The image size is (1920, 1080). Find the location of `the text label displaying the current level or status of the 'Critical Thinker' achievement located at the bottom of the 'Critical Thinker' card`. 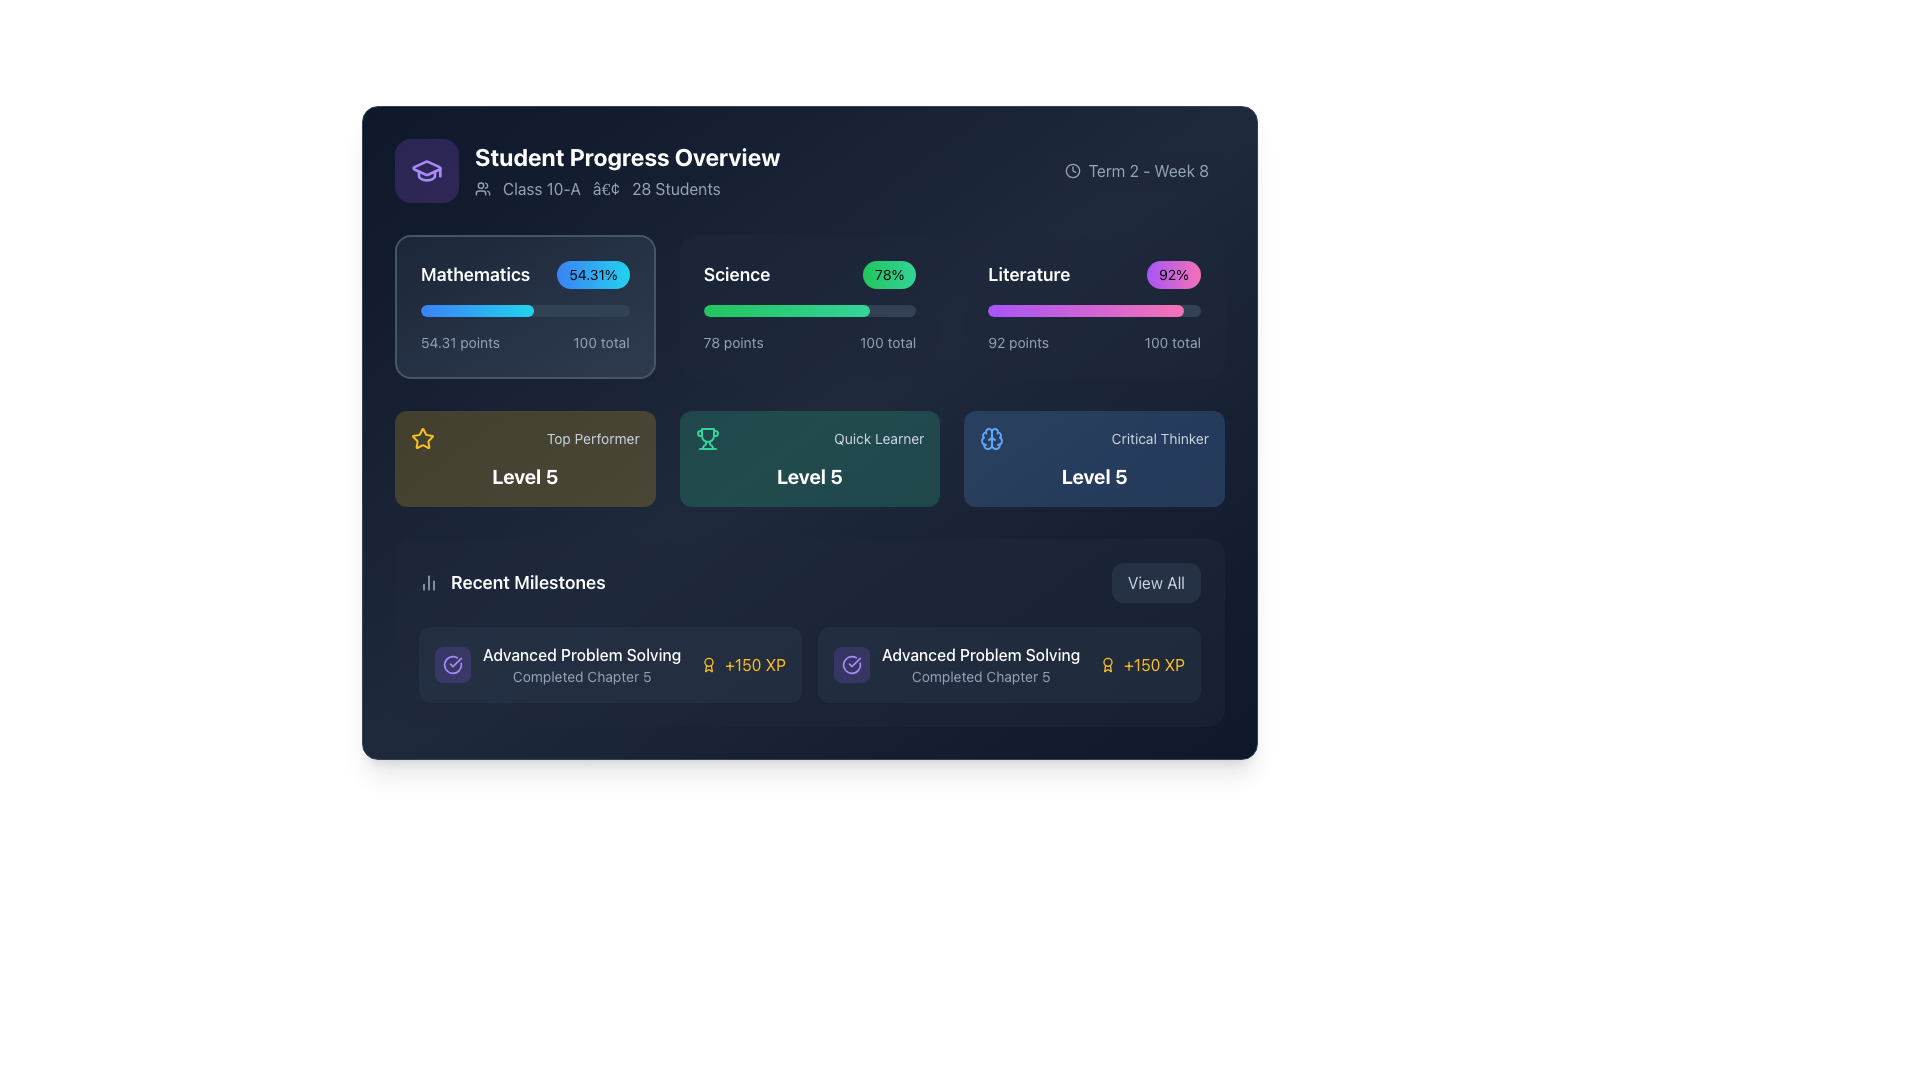

the text label displaying the current level or status of the 'Critical Thinker' achievement located at the bottom of the 'Critical Thinker' card is located at coordinates (1093, 477).